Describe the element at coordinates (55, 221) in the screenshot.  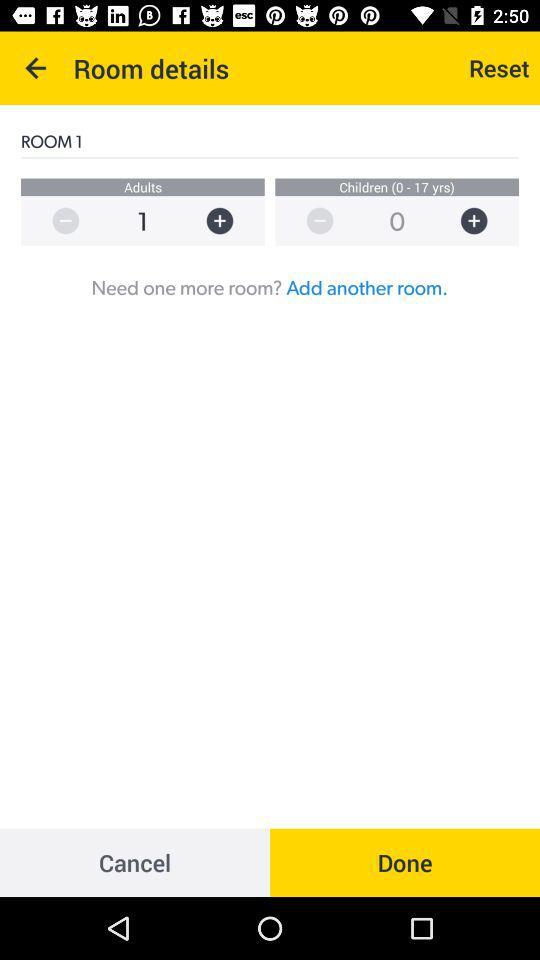
I see `button to decrement number of adults` at that location.